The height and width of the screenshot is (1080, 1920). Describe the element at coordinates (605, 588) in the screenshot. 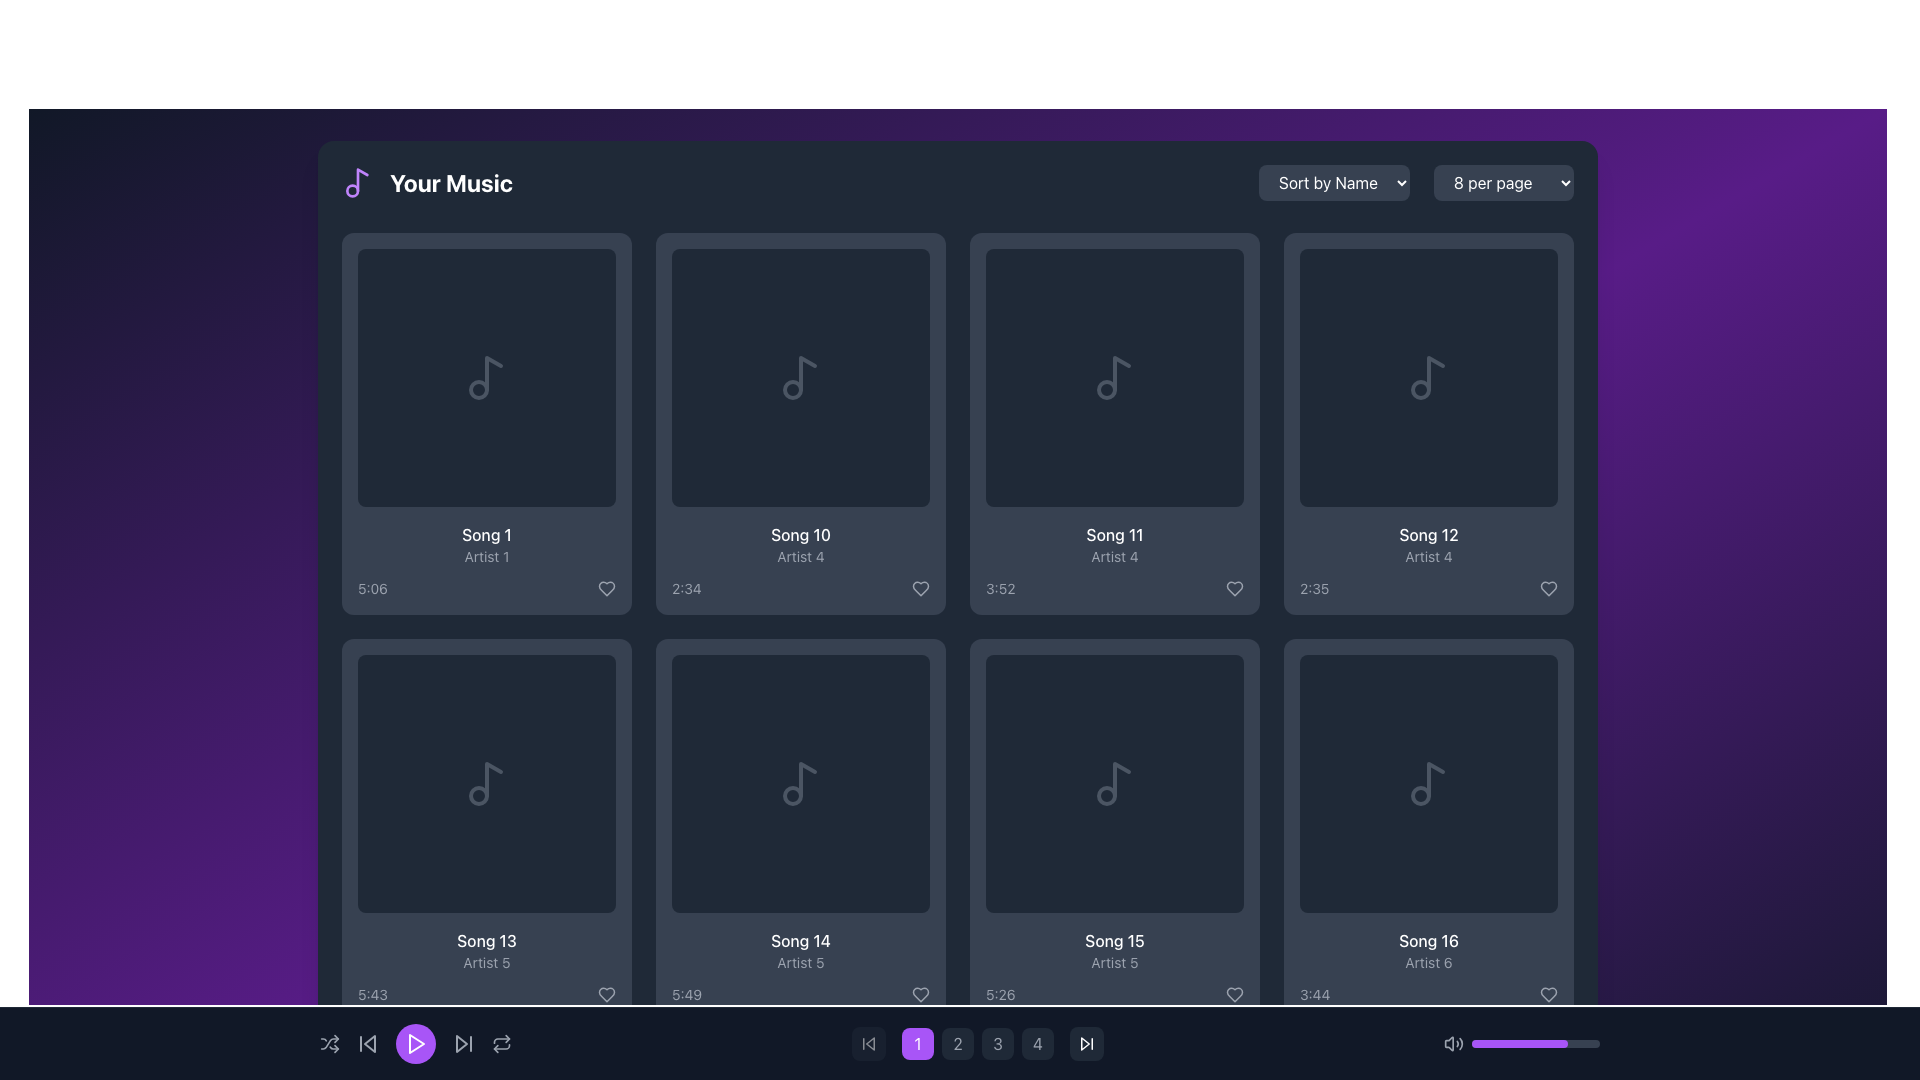

I see `the heart-shaped icon button in the bottom-right corner of the 'Song 1' tile` at that location.